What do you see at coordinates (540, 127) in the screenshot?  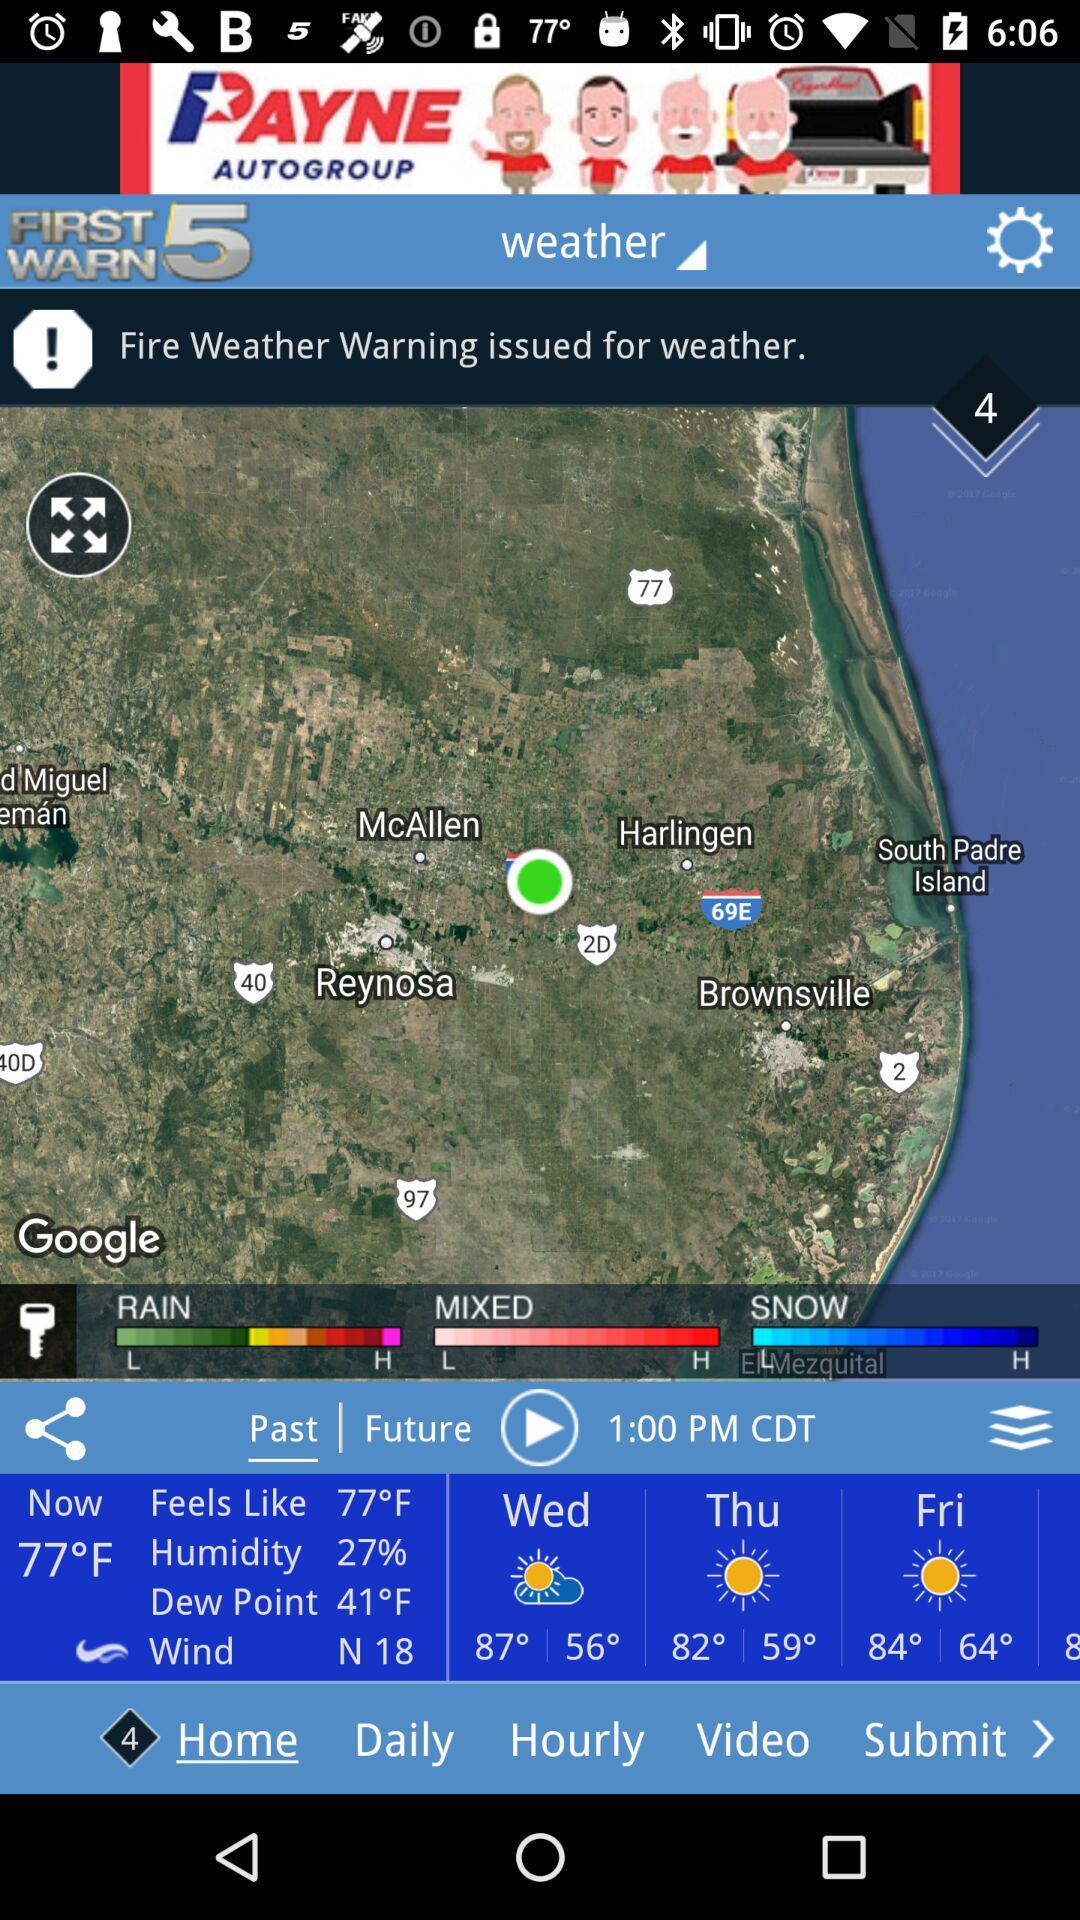 I see `the tourist group` at bounding box center [540, 127].